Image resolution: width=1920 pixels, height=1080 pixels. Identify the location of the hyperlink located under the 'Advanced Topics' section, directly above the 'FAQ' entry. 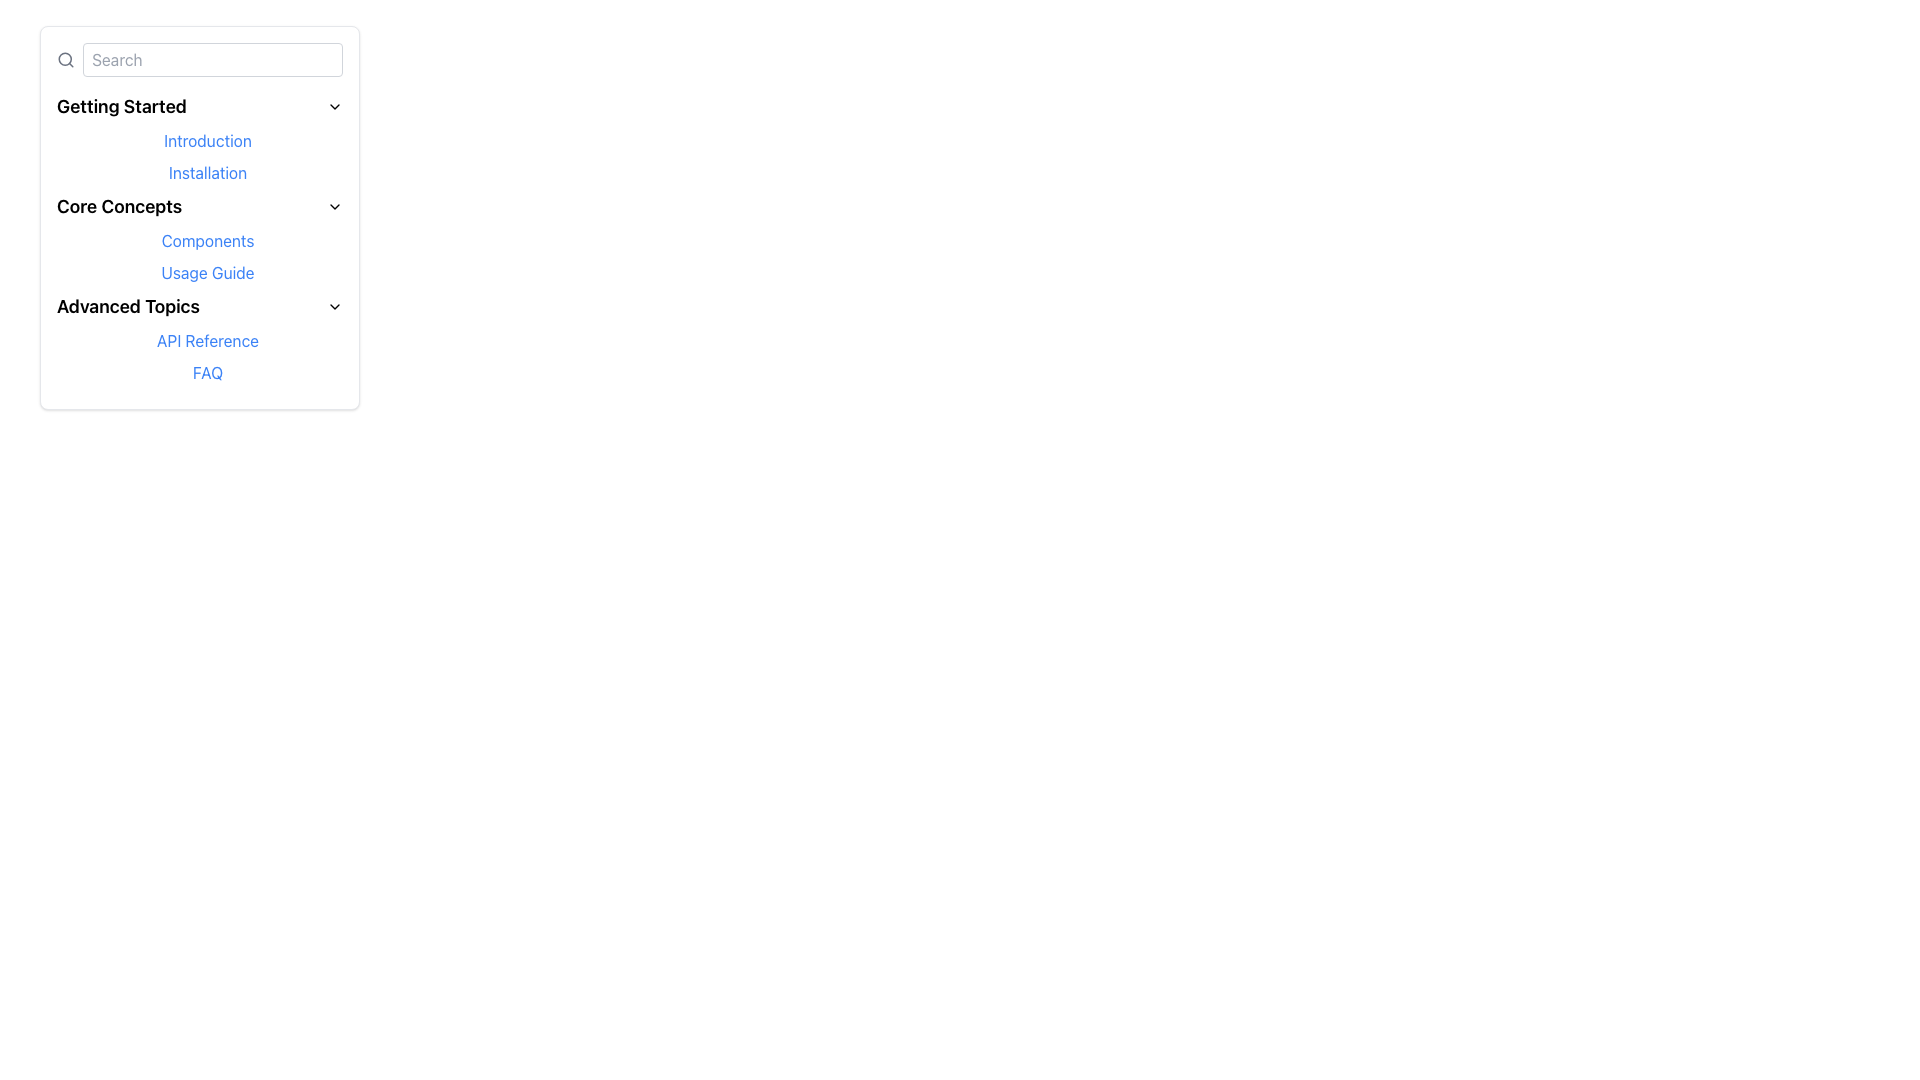
(207, 339).